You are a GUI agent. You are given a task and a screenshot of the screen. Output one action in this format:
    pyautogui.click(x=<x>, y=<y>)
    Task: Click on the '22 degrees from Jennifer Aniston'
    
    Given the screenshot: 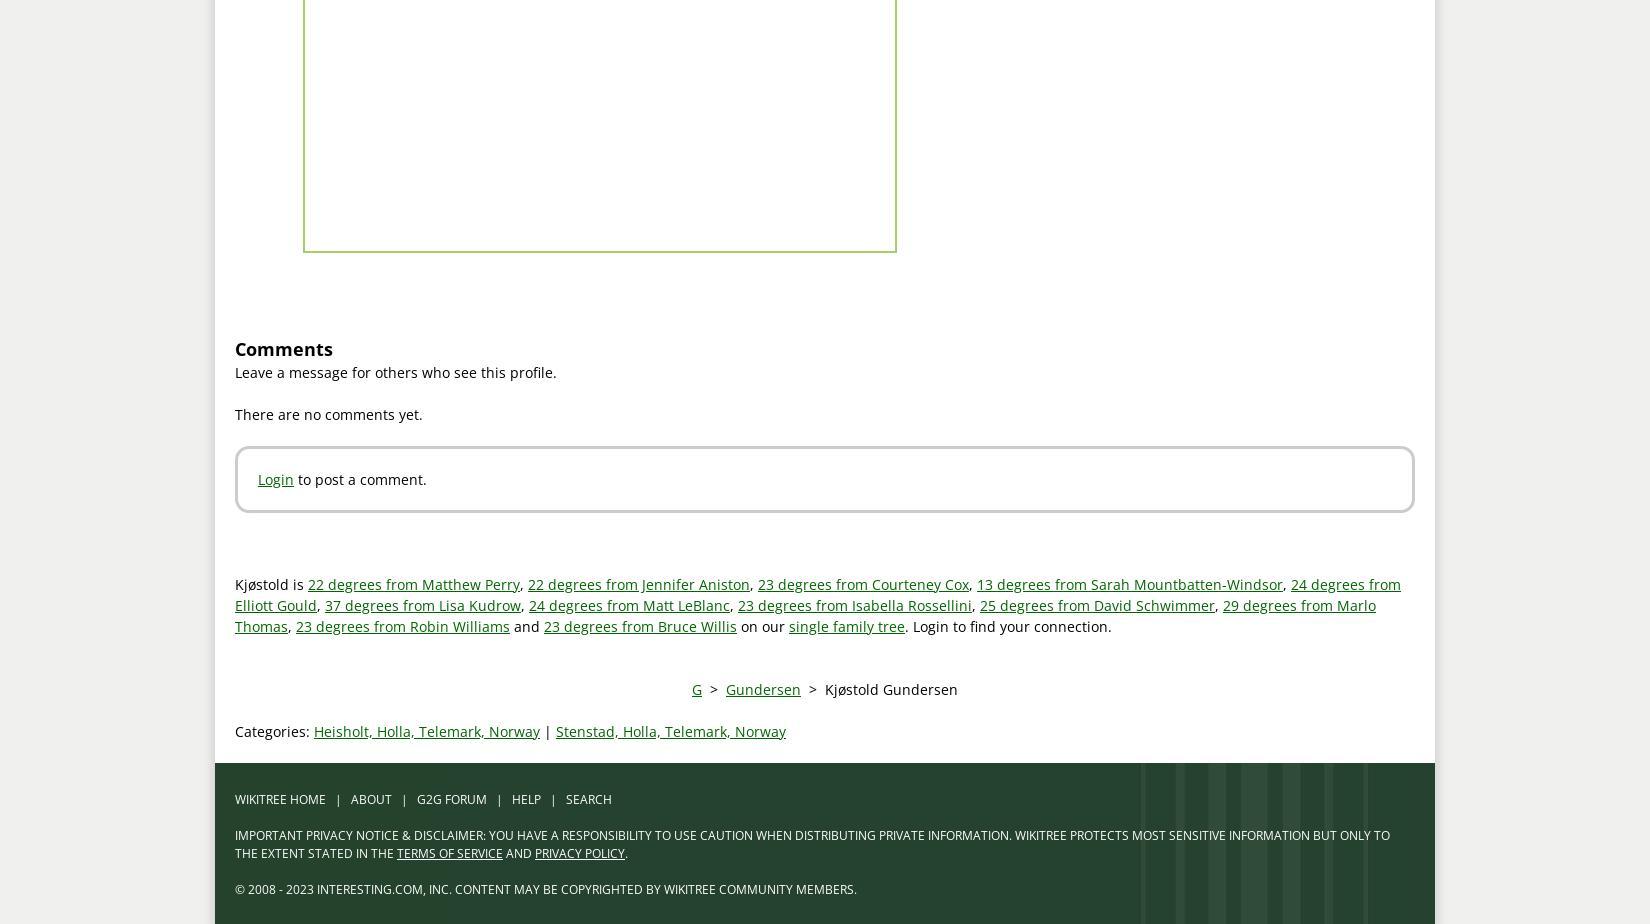 What is the action you would take?
    pyautogui.click(x=527, y=583)
    